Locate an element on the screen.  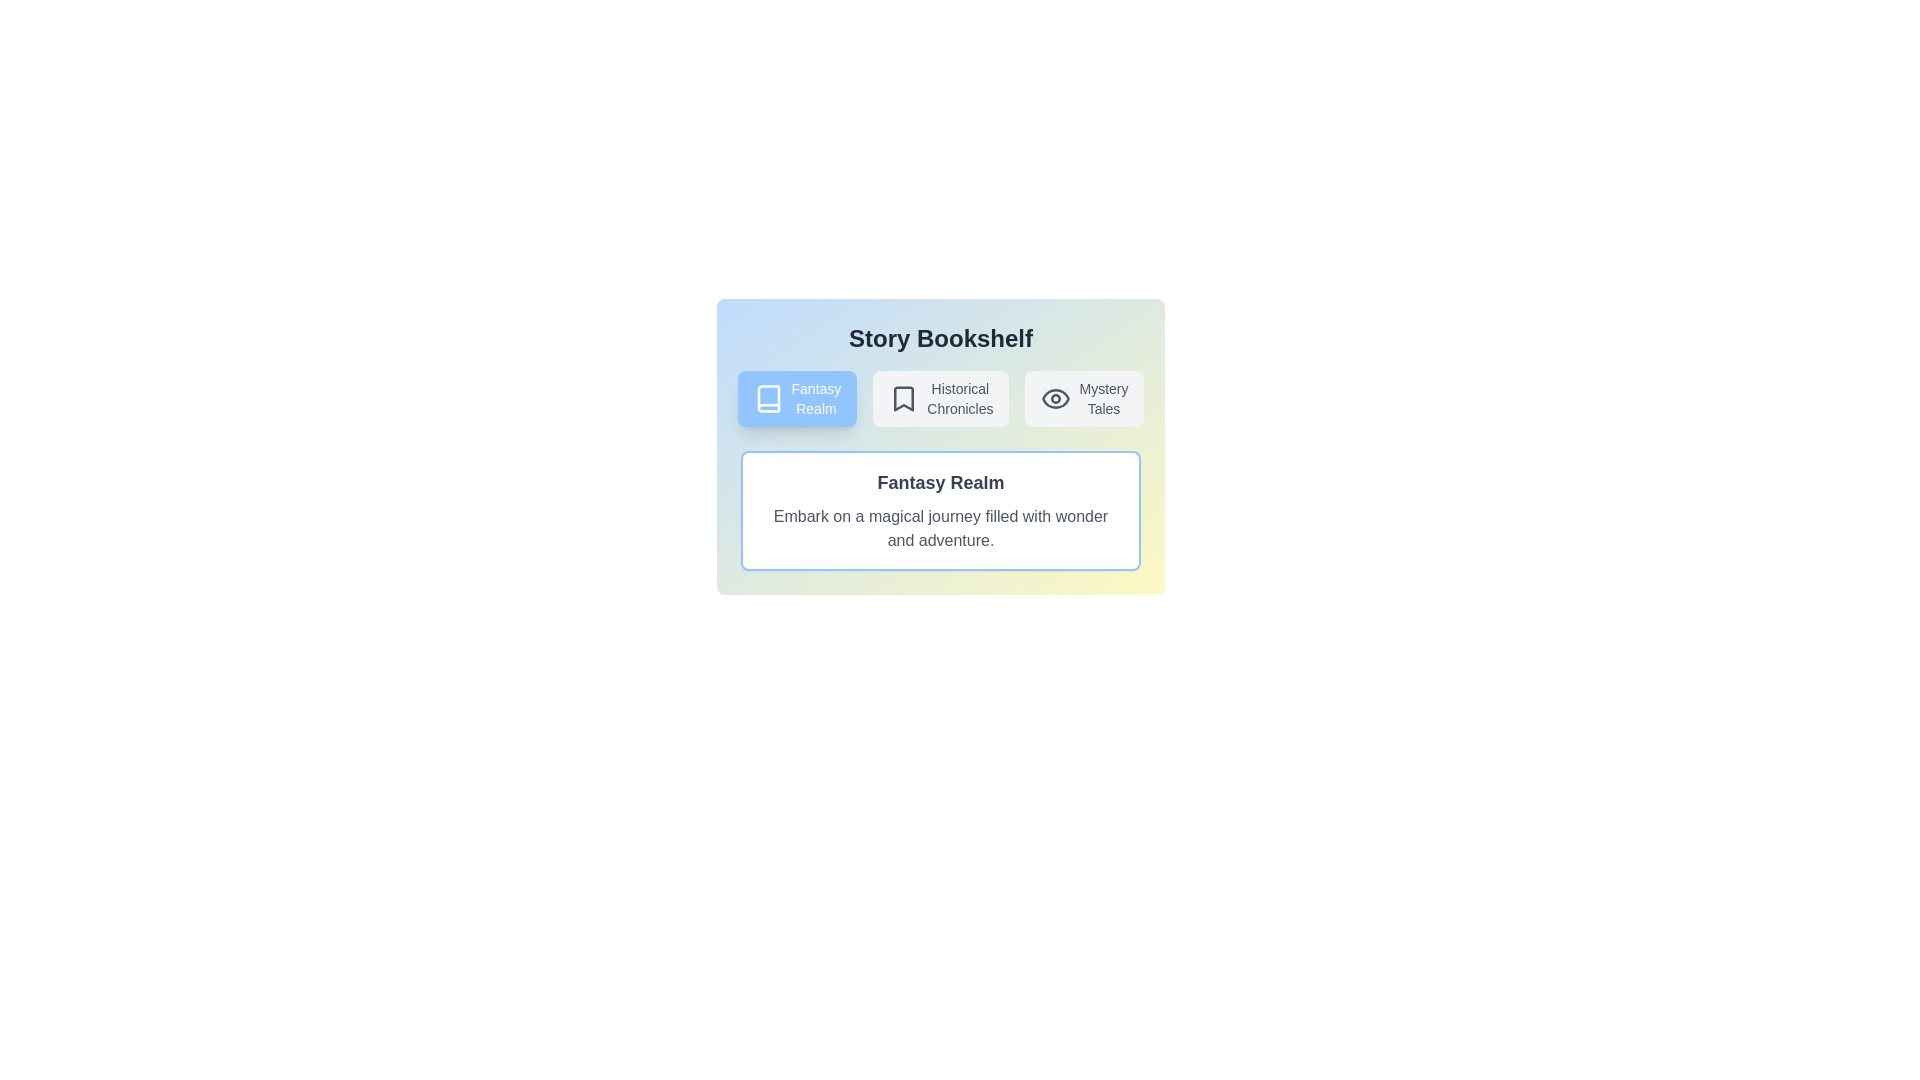
the button corresponding to Fantasy Realm to navigate to that story is located at coordinates (796, 398).